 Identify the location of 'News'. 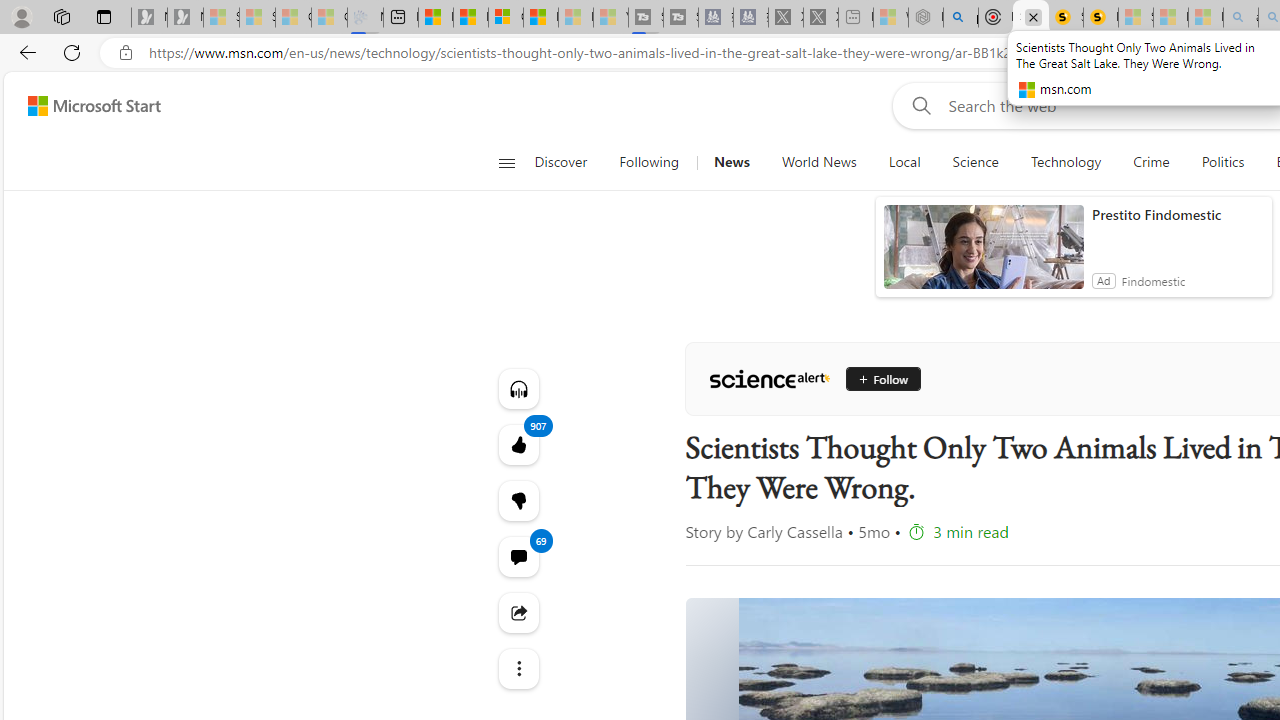
(730, 162).